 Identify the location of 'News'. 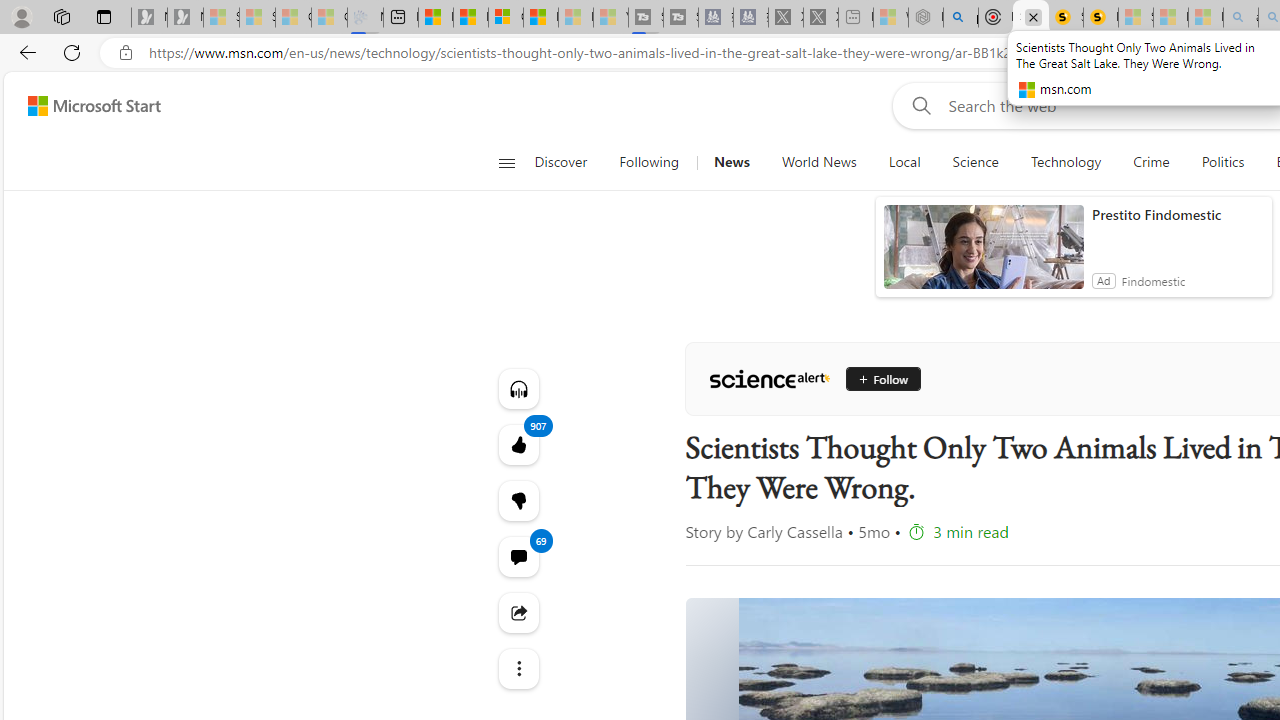
(730, 162).